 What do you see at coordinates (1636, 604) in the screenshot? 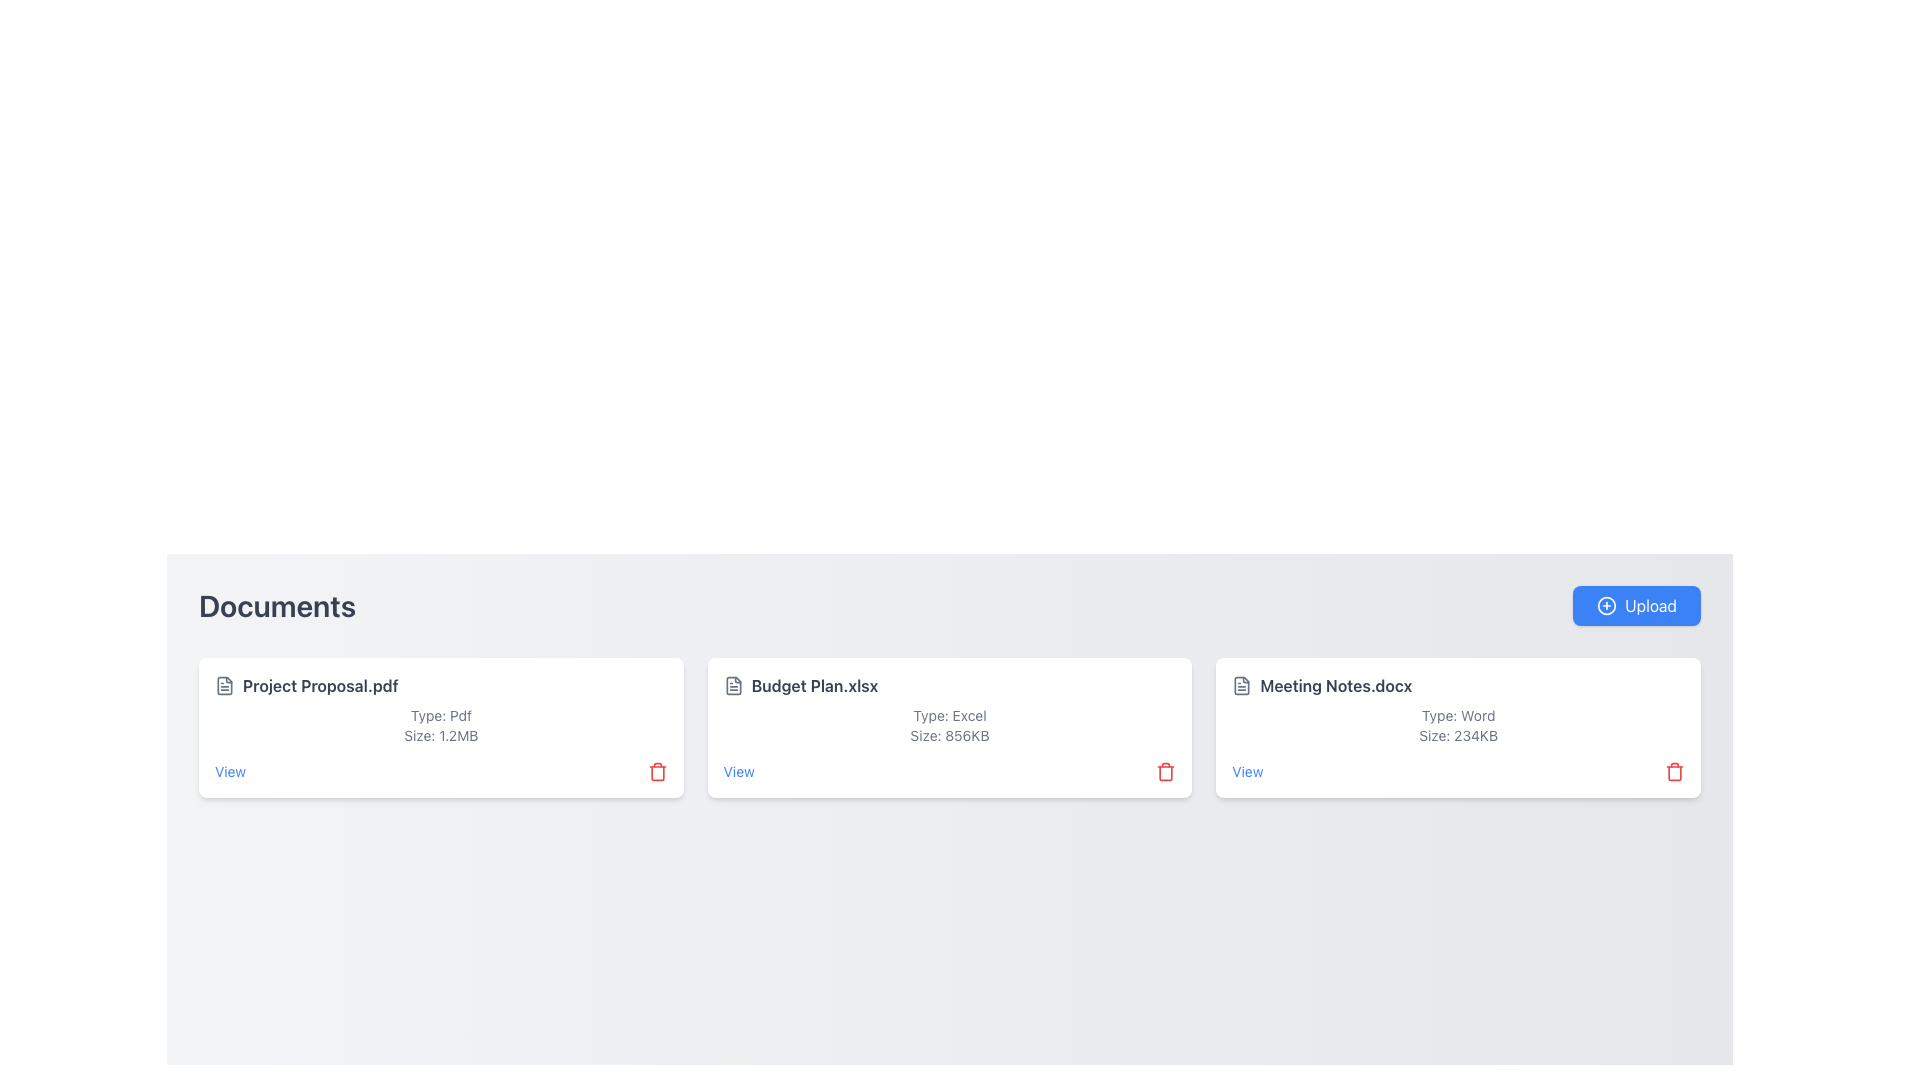
I see `the upload button located in the top-right corner of the 'Documents' section to initiate the file upload process` at bounding box center [1636, 604].